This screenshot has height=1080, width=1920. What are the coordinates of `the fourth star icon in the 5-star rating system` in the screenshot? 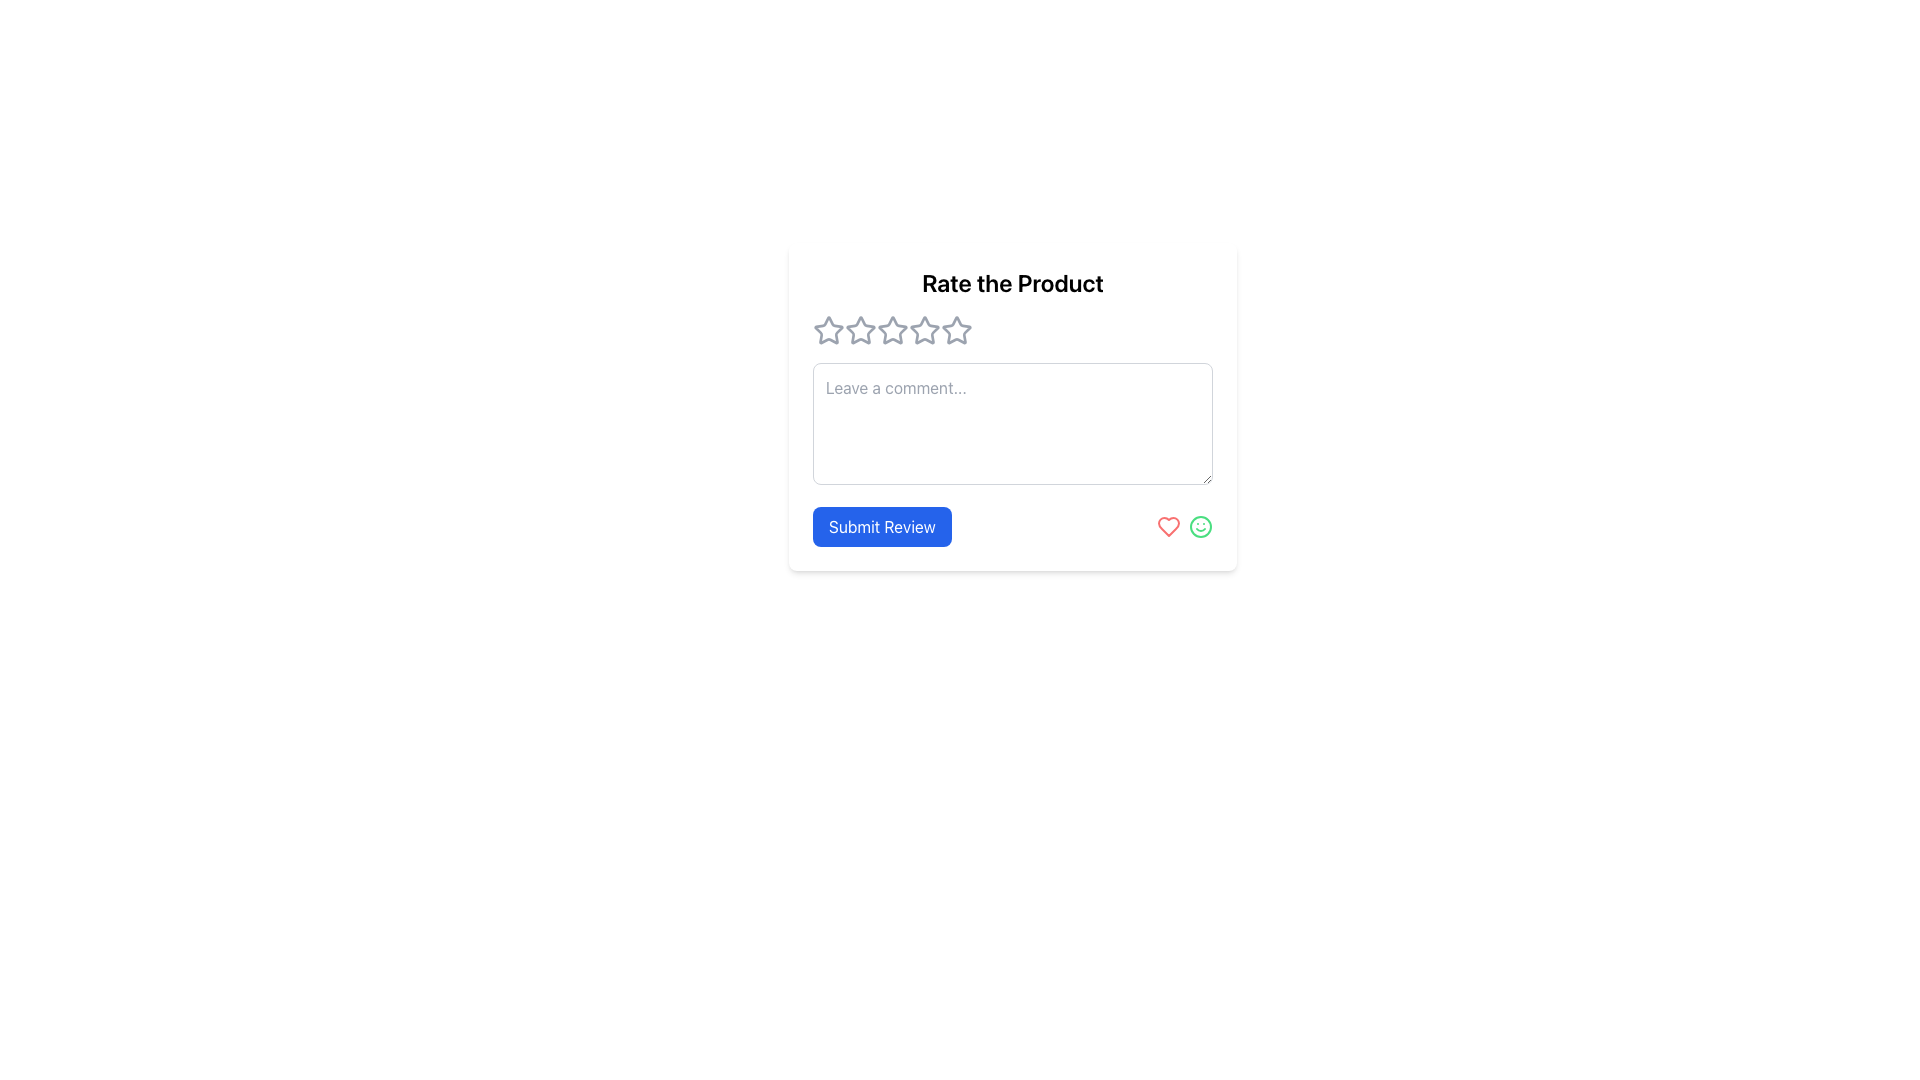 It's located at (955, 329).